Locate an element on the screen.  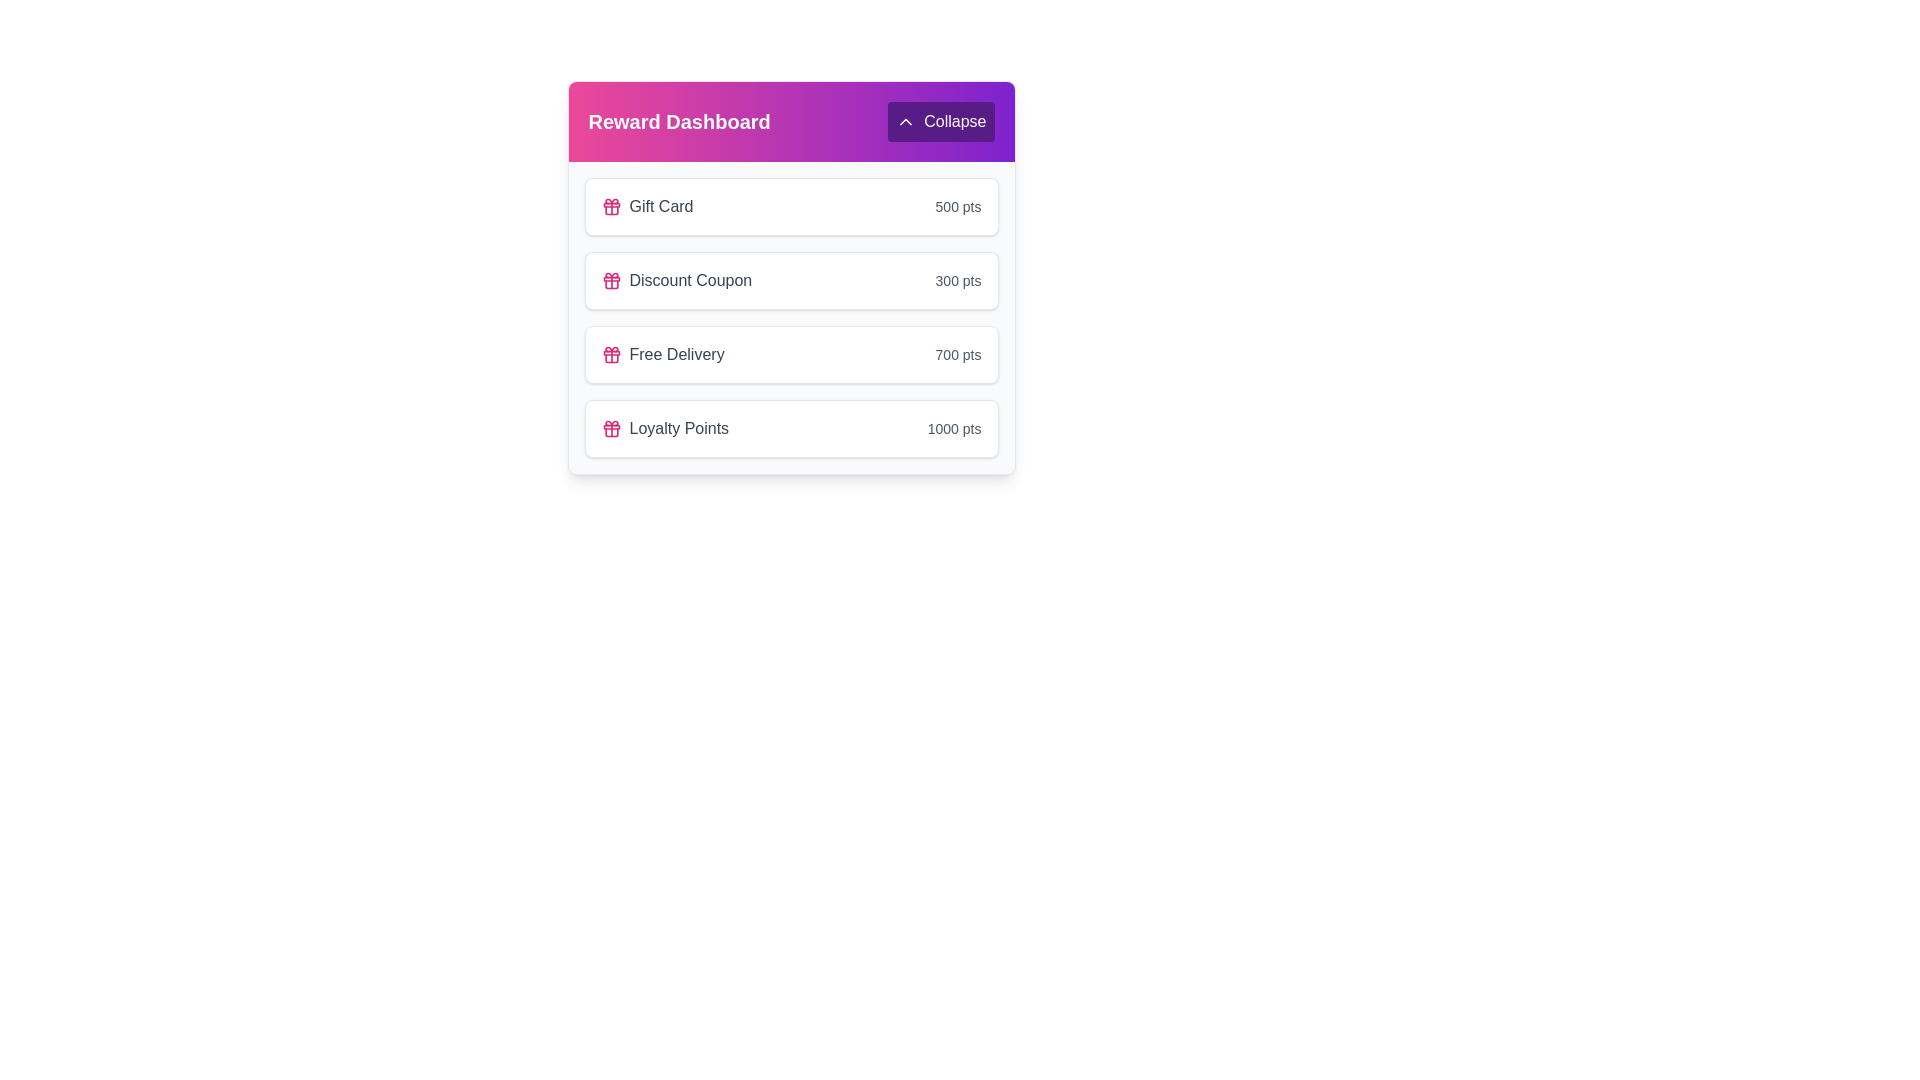
the upward-pointing chevron icon within the purple button on the top-right corner of the reward dashboard is located at coordinates (905, 122).